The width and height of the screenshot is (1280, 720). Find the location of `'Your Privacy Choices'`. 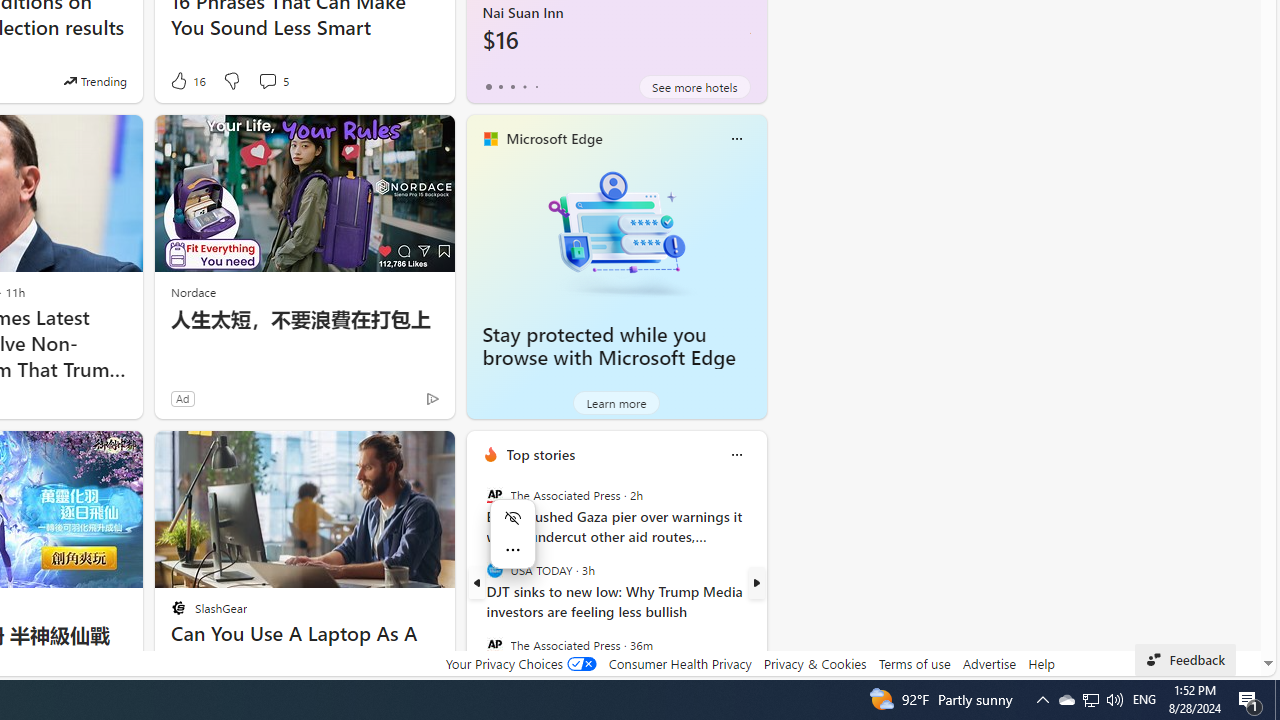

'Your Privacy Choices' is located at coordinates (520, 663).